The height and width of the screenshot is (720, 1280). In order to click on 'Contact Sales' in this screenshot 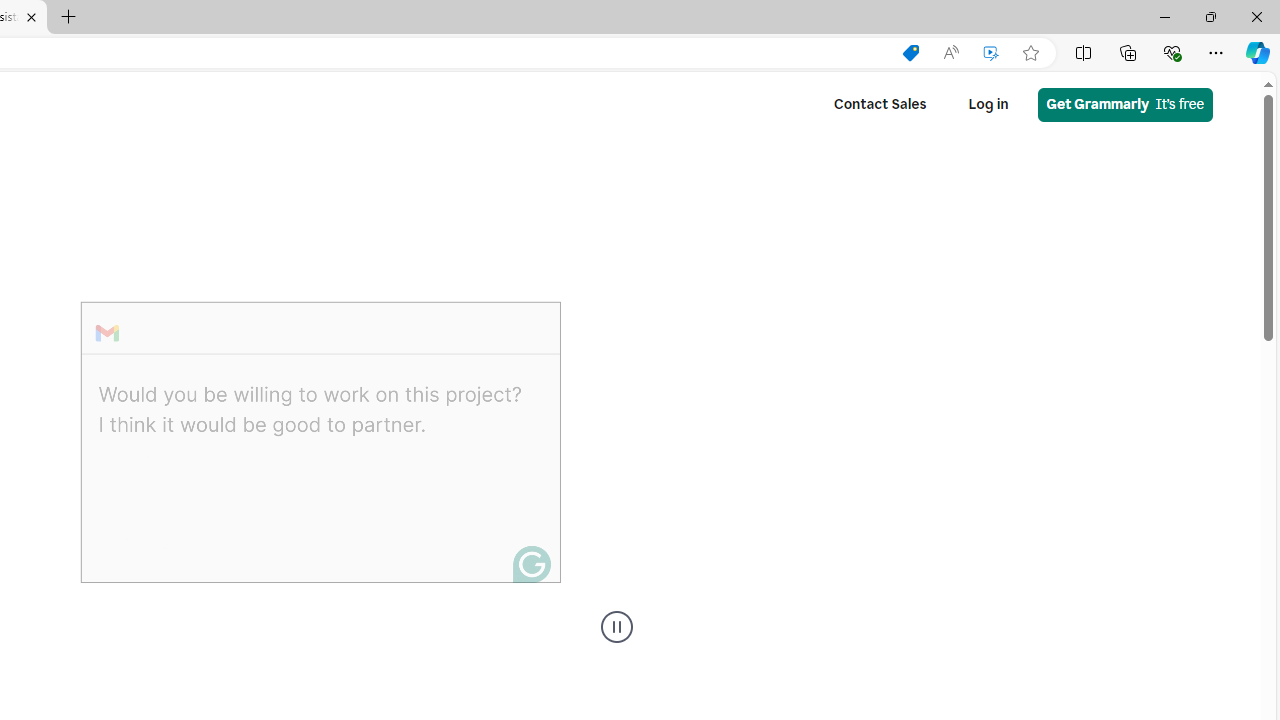, I will do `click(880, 104)`.